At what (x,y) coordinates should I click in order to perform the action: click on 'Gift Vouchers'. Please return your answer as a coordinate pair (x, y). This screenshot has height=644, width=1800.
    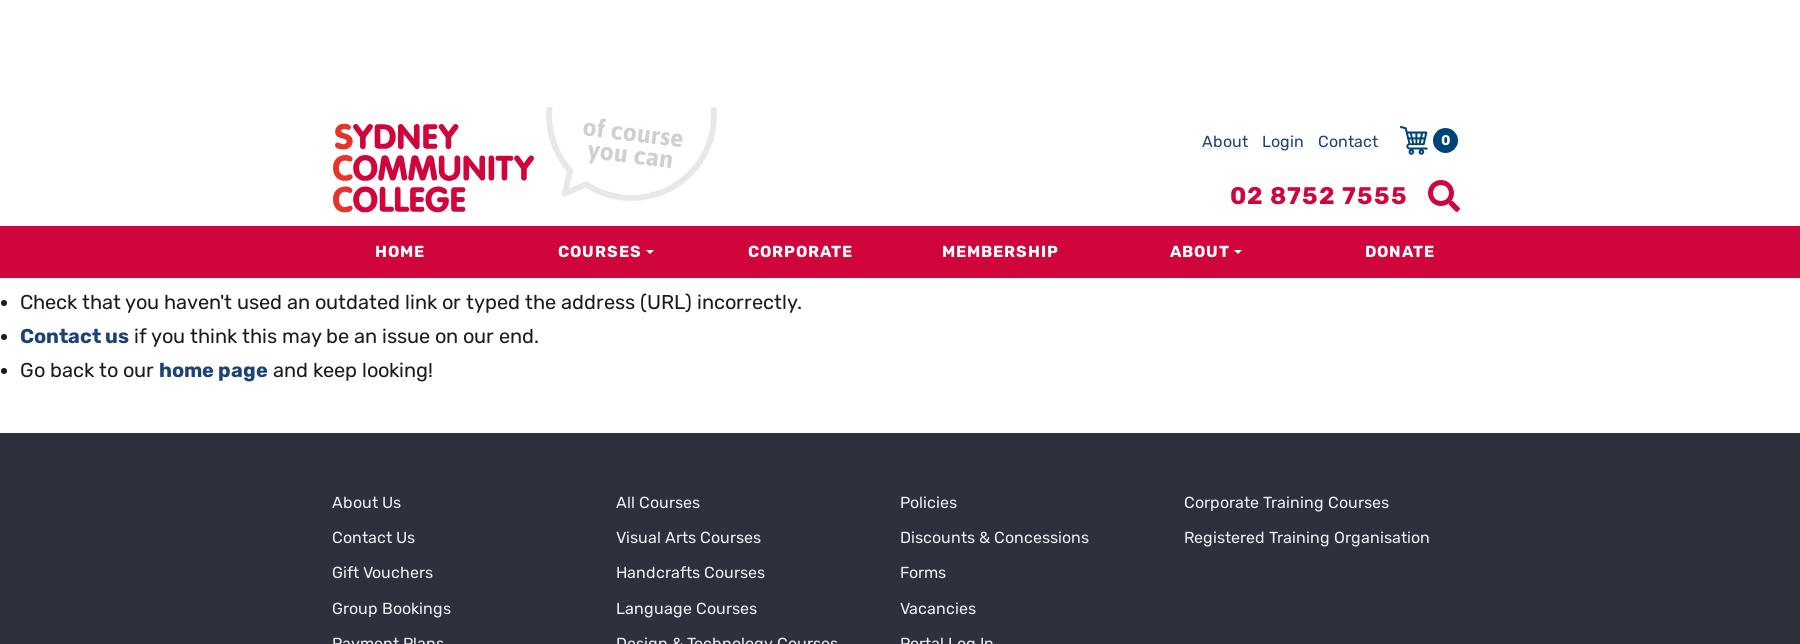
    Looking at the image, I should click on (382, 292).